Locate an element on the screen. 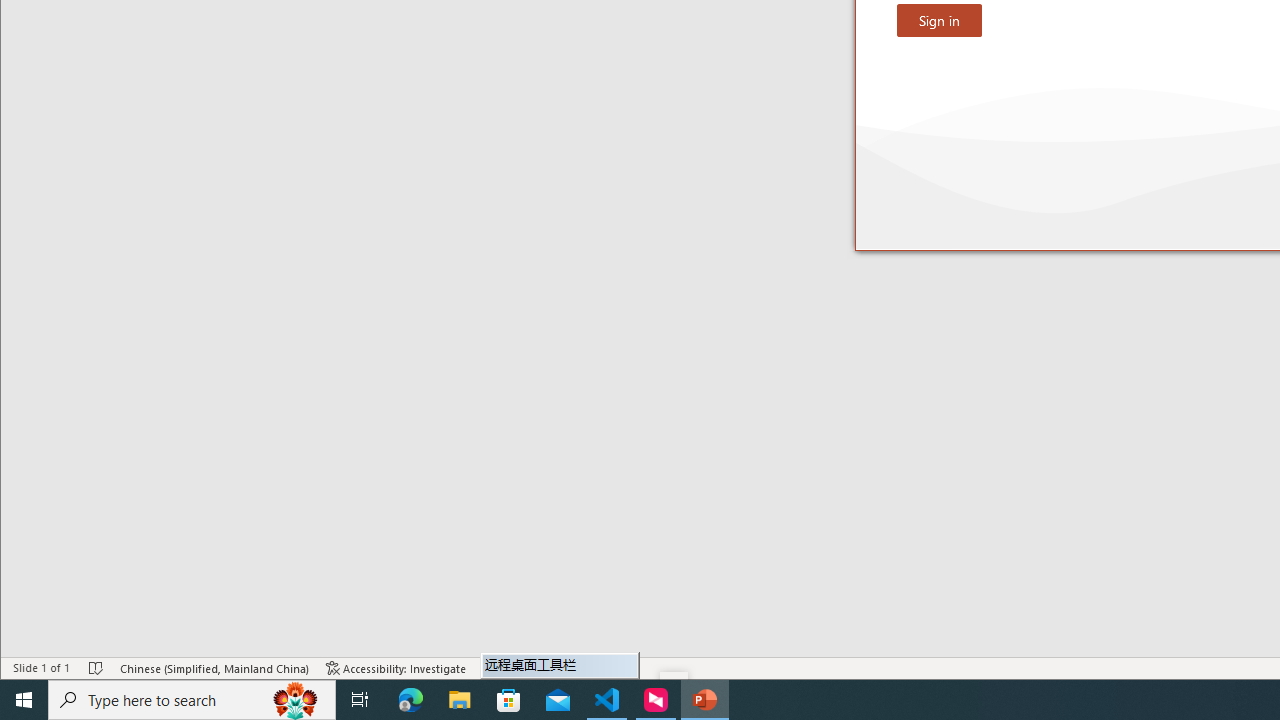 This screenshot has height=720, width=1280. 'Sign in' is located at coordinates (938, 20).